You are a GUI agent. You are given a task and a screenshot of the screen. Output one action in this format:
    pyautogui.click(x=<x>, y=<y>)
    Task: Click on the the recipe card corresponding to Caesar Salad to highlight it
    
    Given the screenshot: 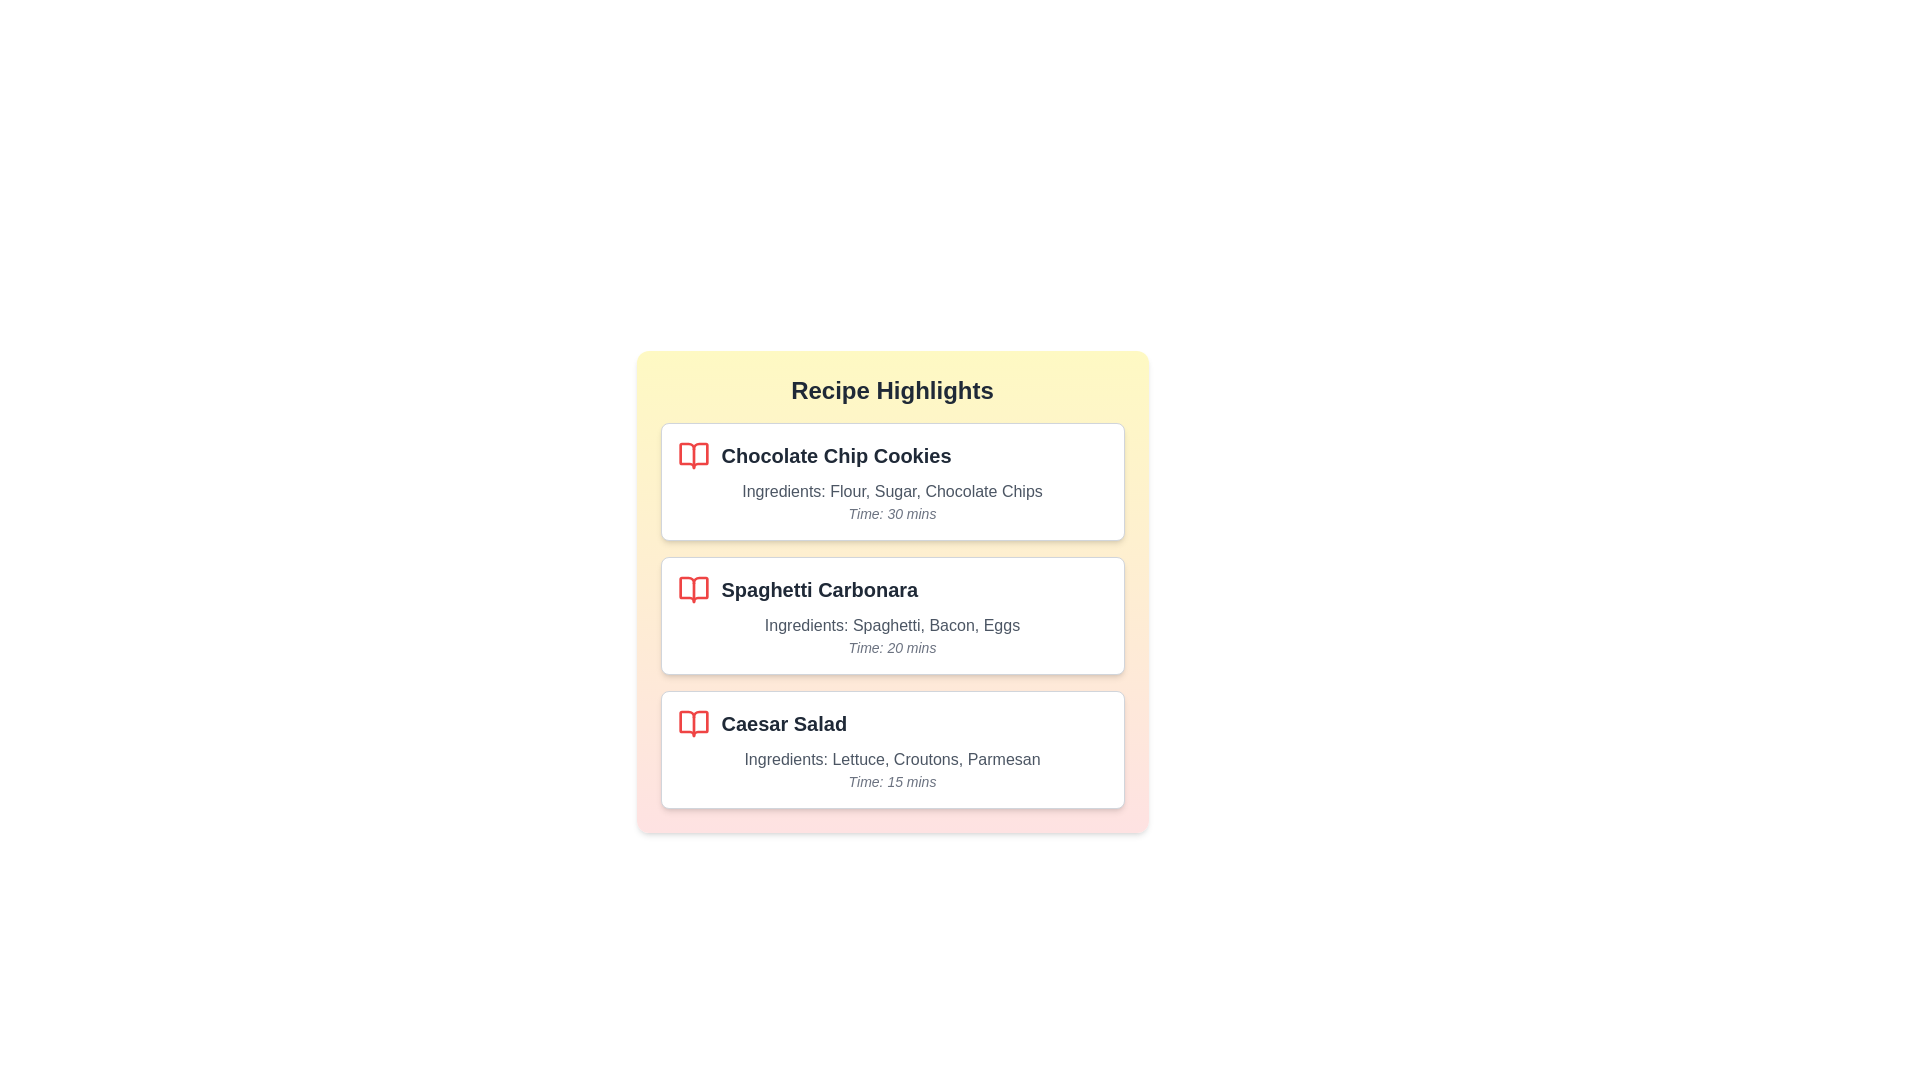 What is the action you would take?
    pyautogui.click(x=891, y=749)
    